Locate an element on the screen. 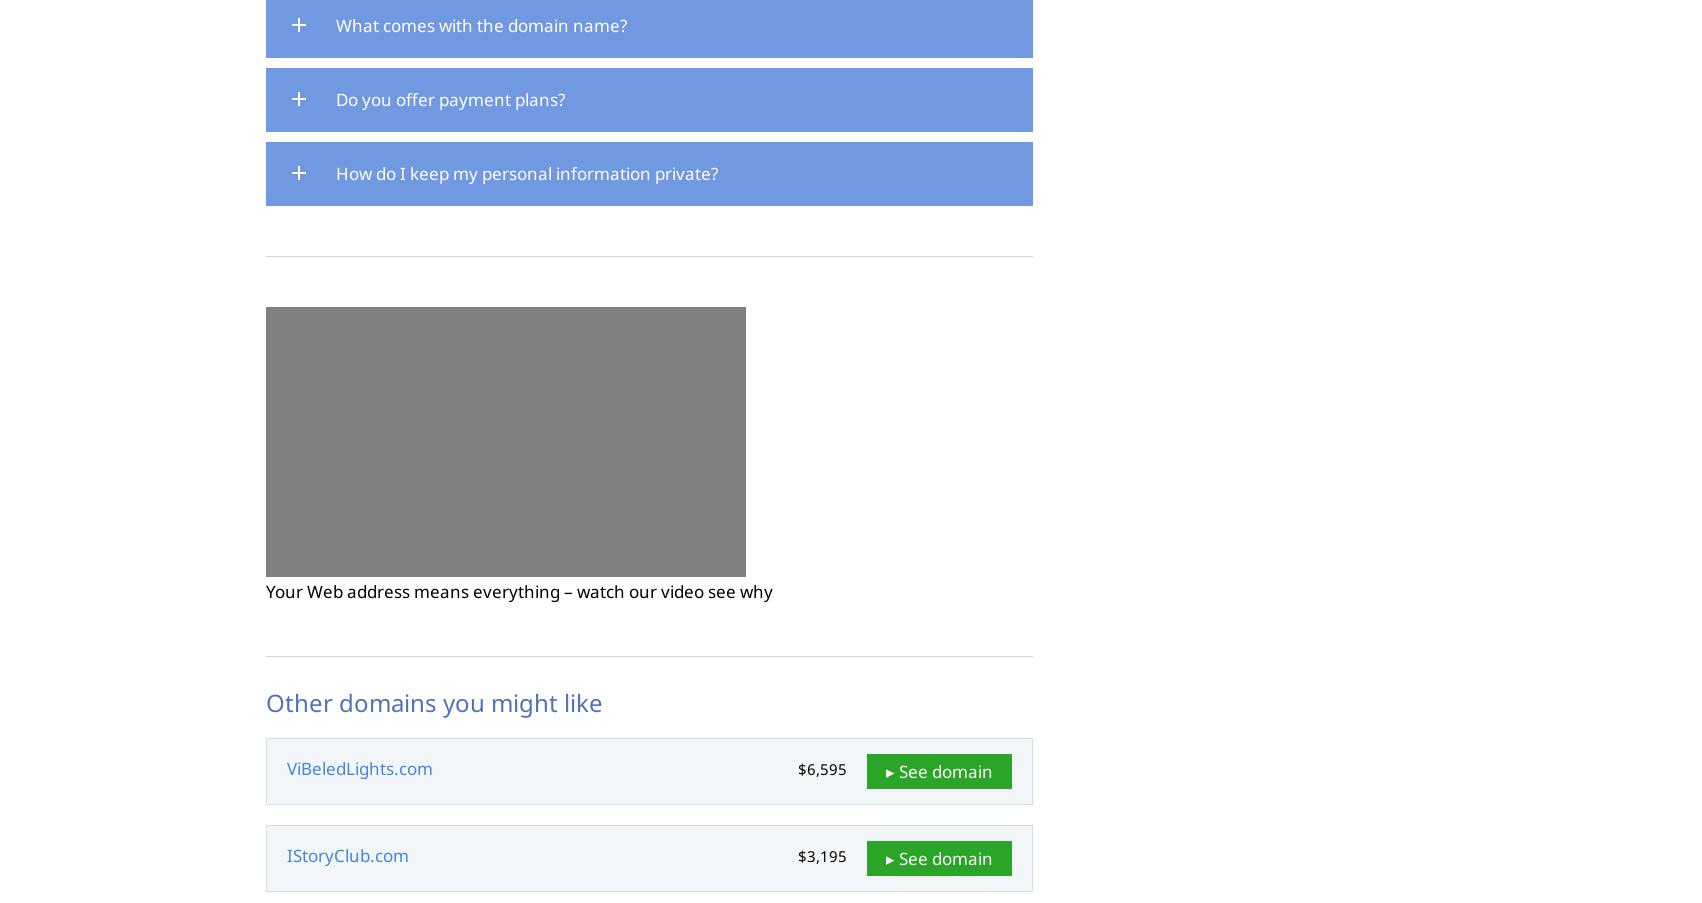  'ViBeledLights.com' is located at coordinates (359, 768).